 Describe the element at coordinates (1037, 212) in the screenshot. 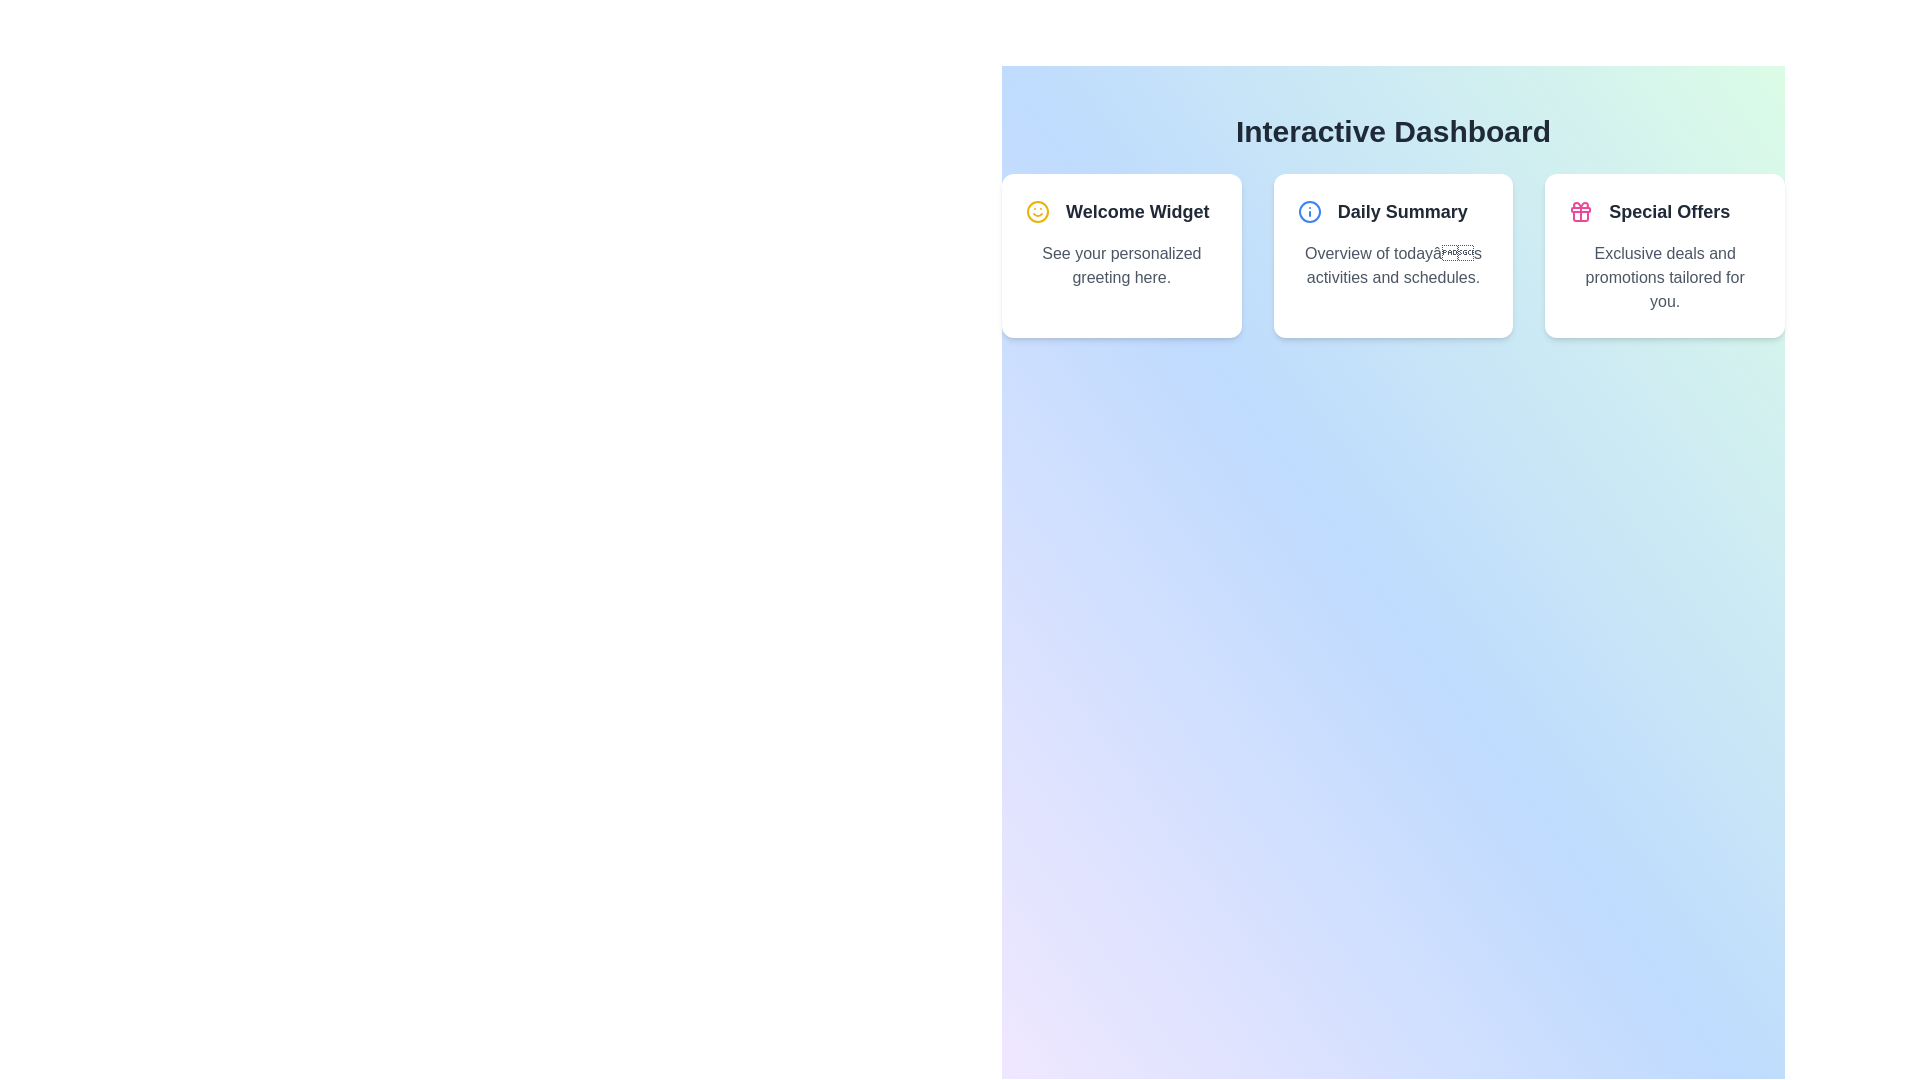

I see `the main circular outline of the smiley face icon located in the 'Welcome Widget' card on the dashboard` at that location.